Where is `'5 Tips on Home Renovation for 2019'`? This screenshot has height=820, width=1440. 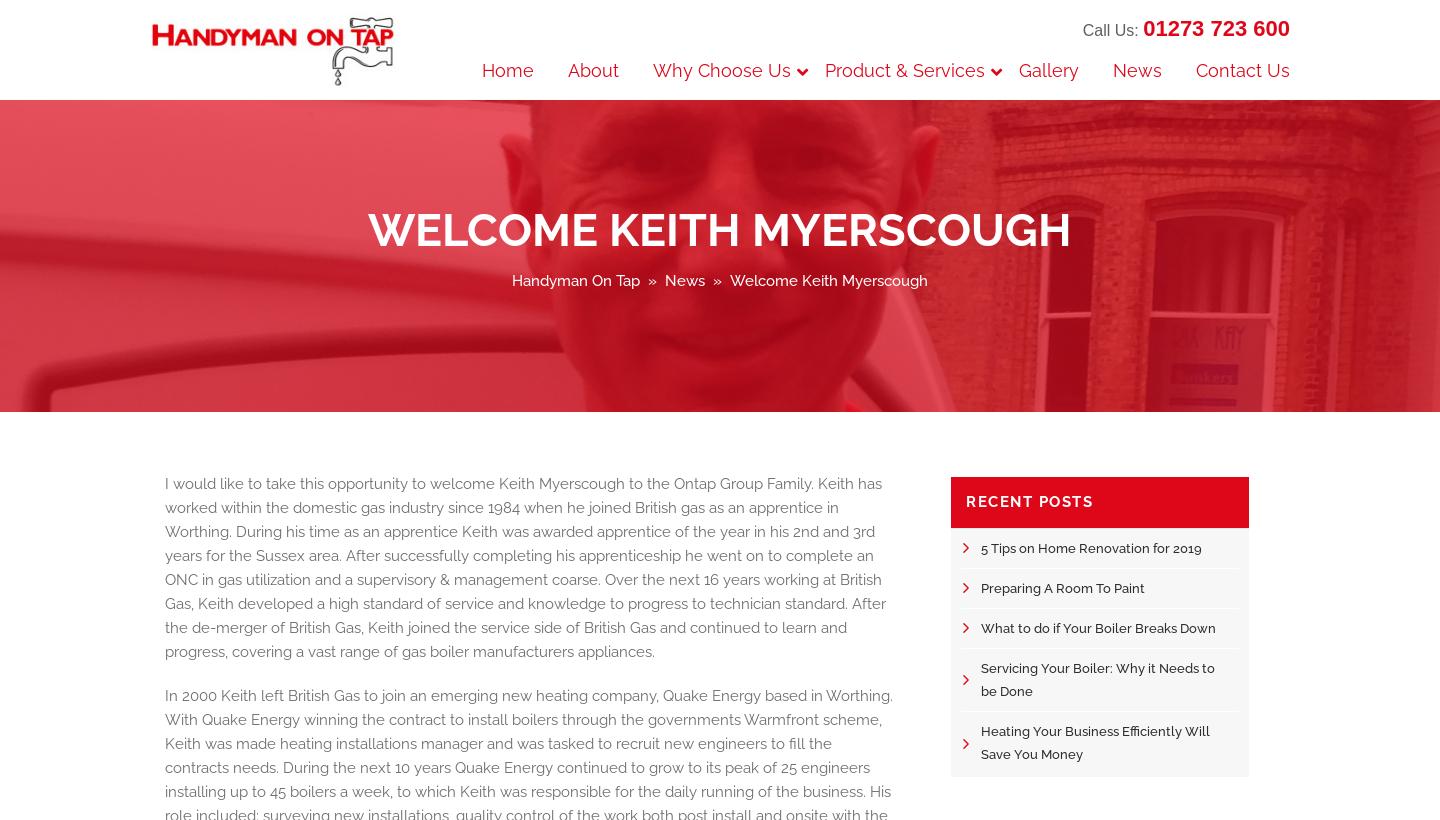
'5 Tips on Home Renovation for 2019' is located at coordinates (1090, 546).